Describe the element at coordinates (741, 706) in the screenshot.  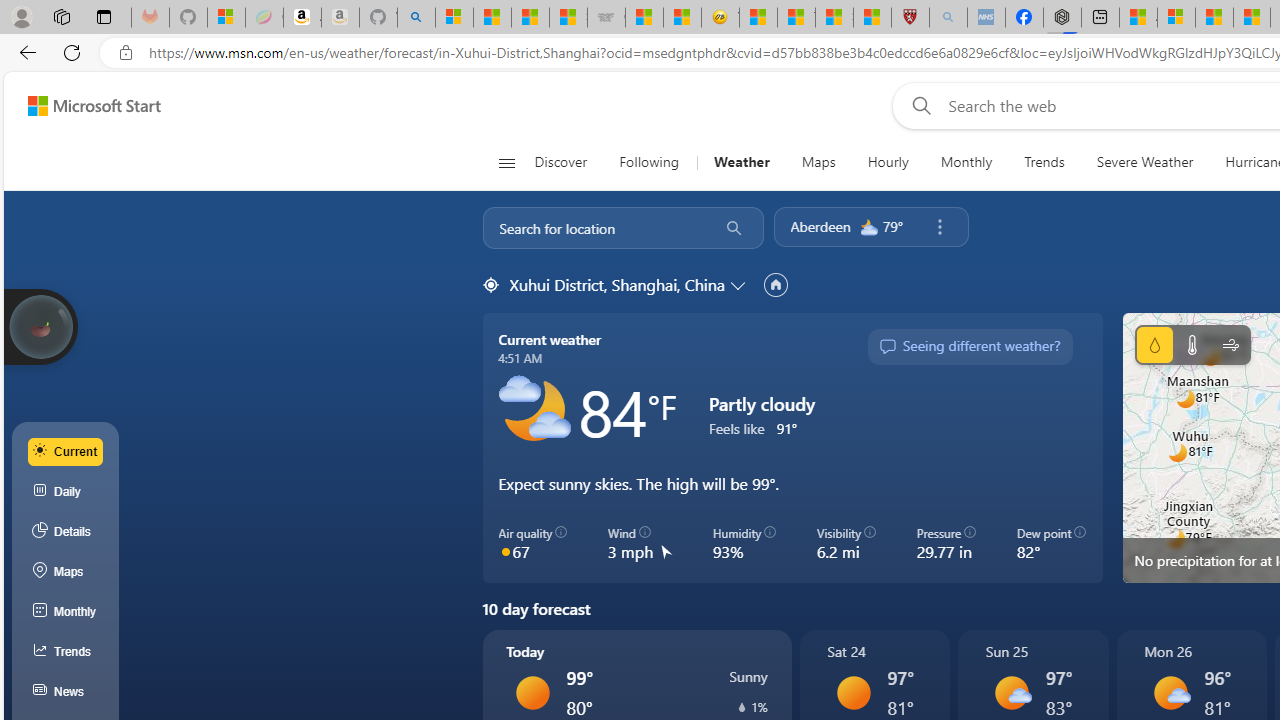
I see `'Precipitation'` at that location.